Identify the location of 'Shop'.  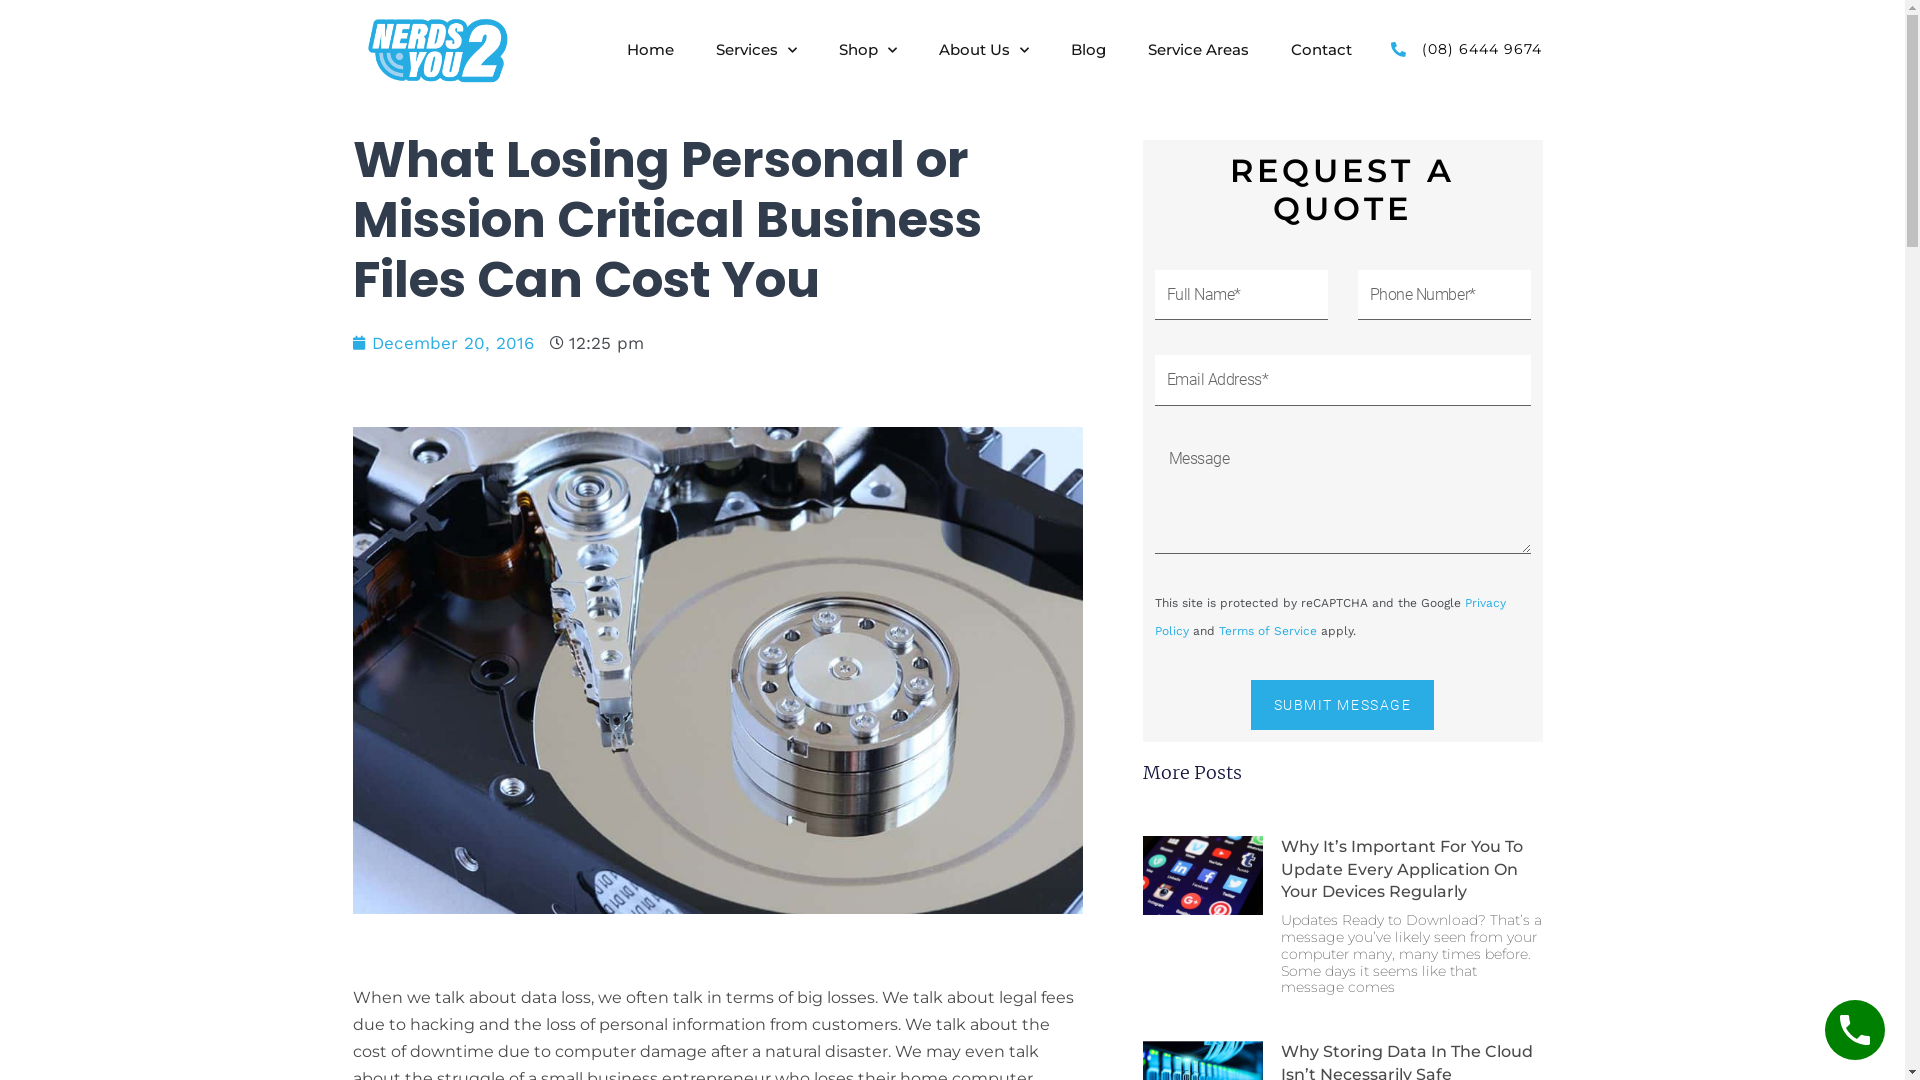
(868, 49).